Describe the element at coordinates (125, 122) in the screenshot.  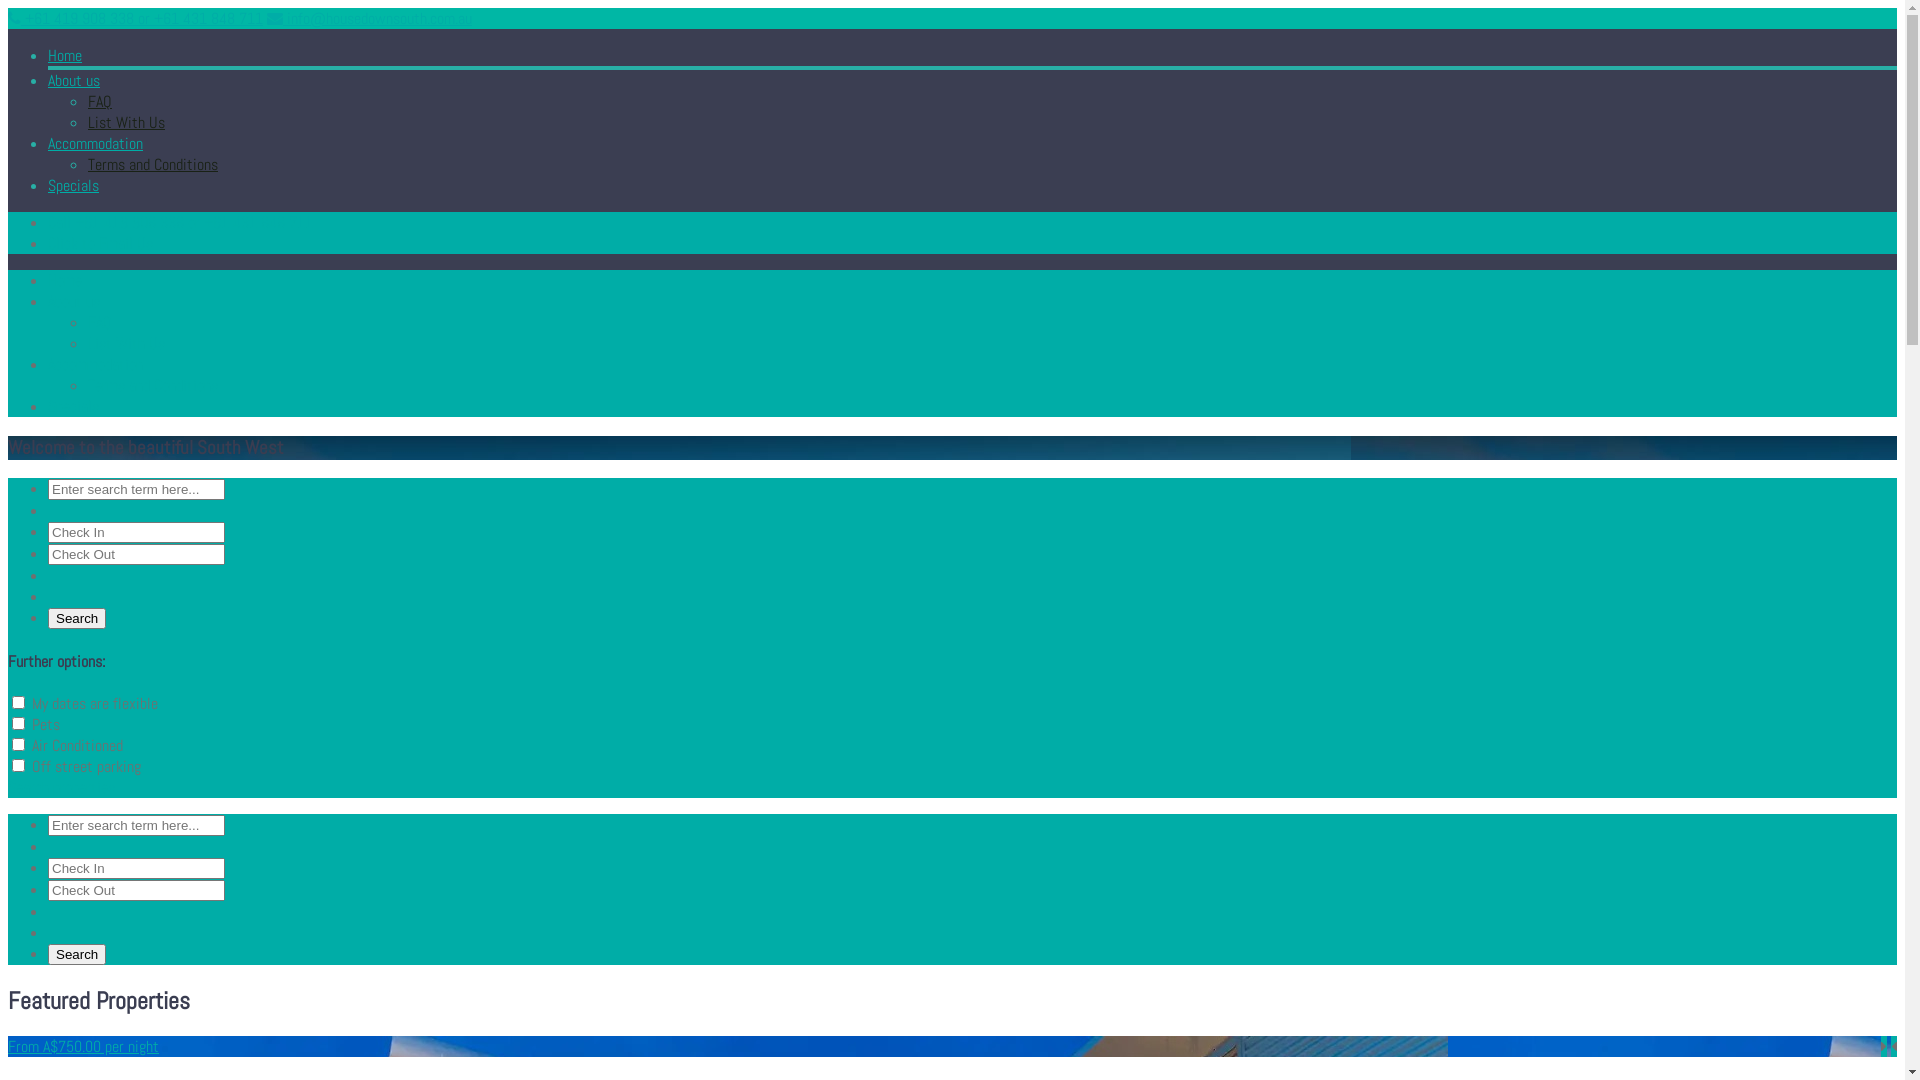
I see `'List With Us'` at that location.